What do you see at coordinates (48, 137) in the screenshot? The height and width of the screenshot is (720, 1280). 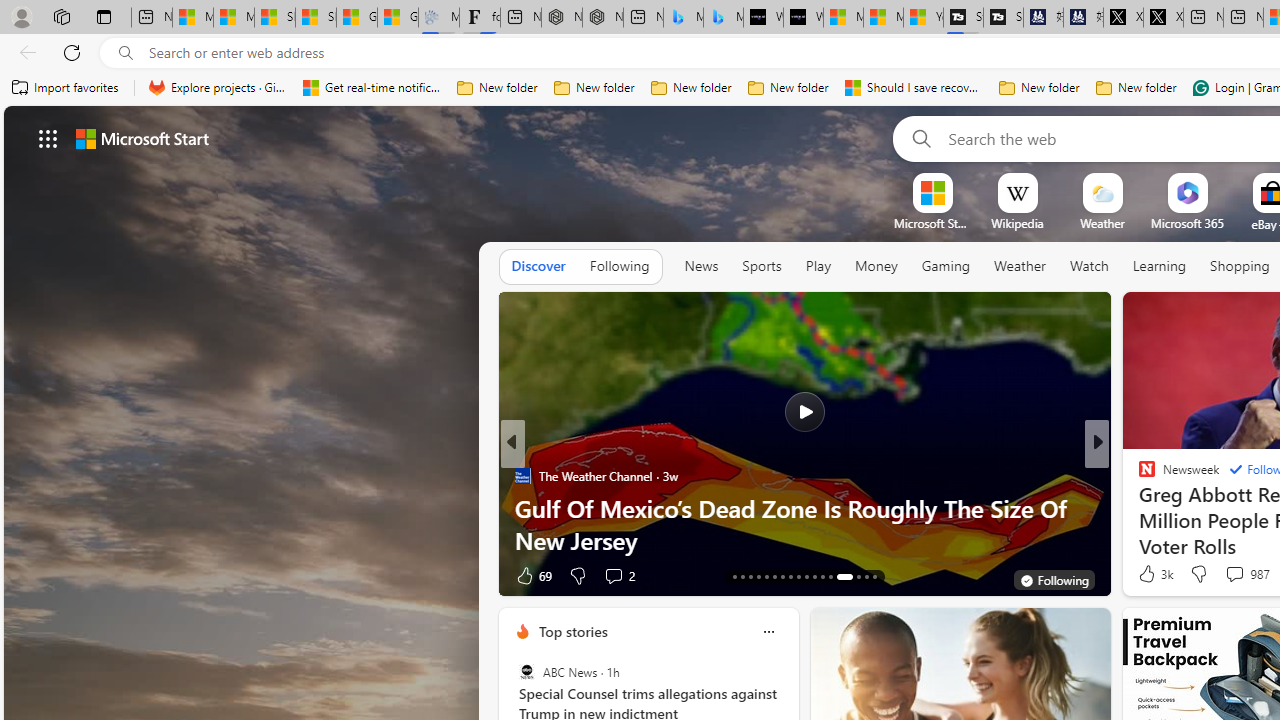 I see `'AutomationID: waffle'` at bounding box center [48, 137].